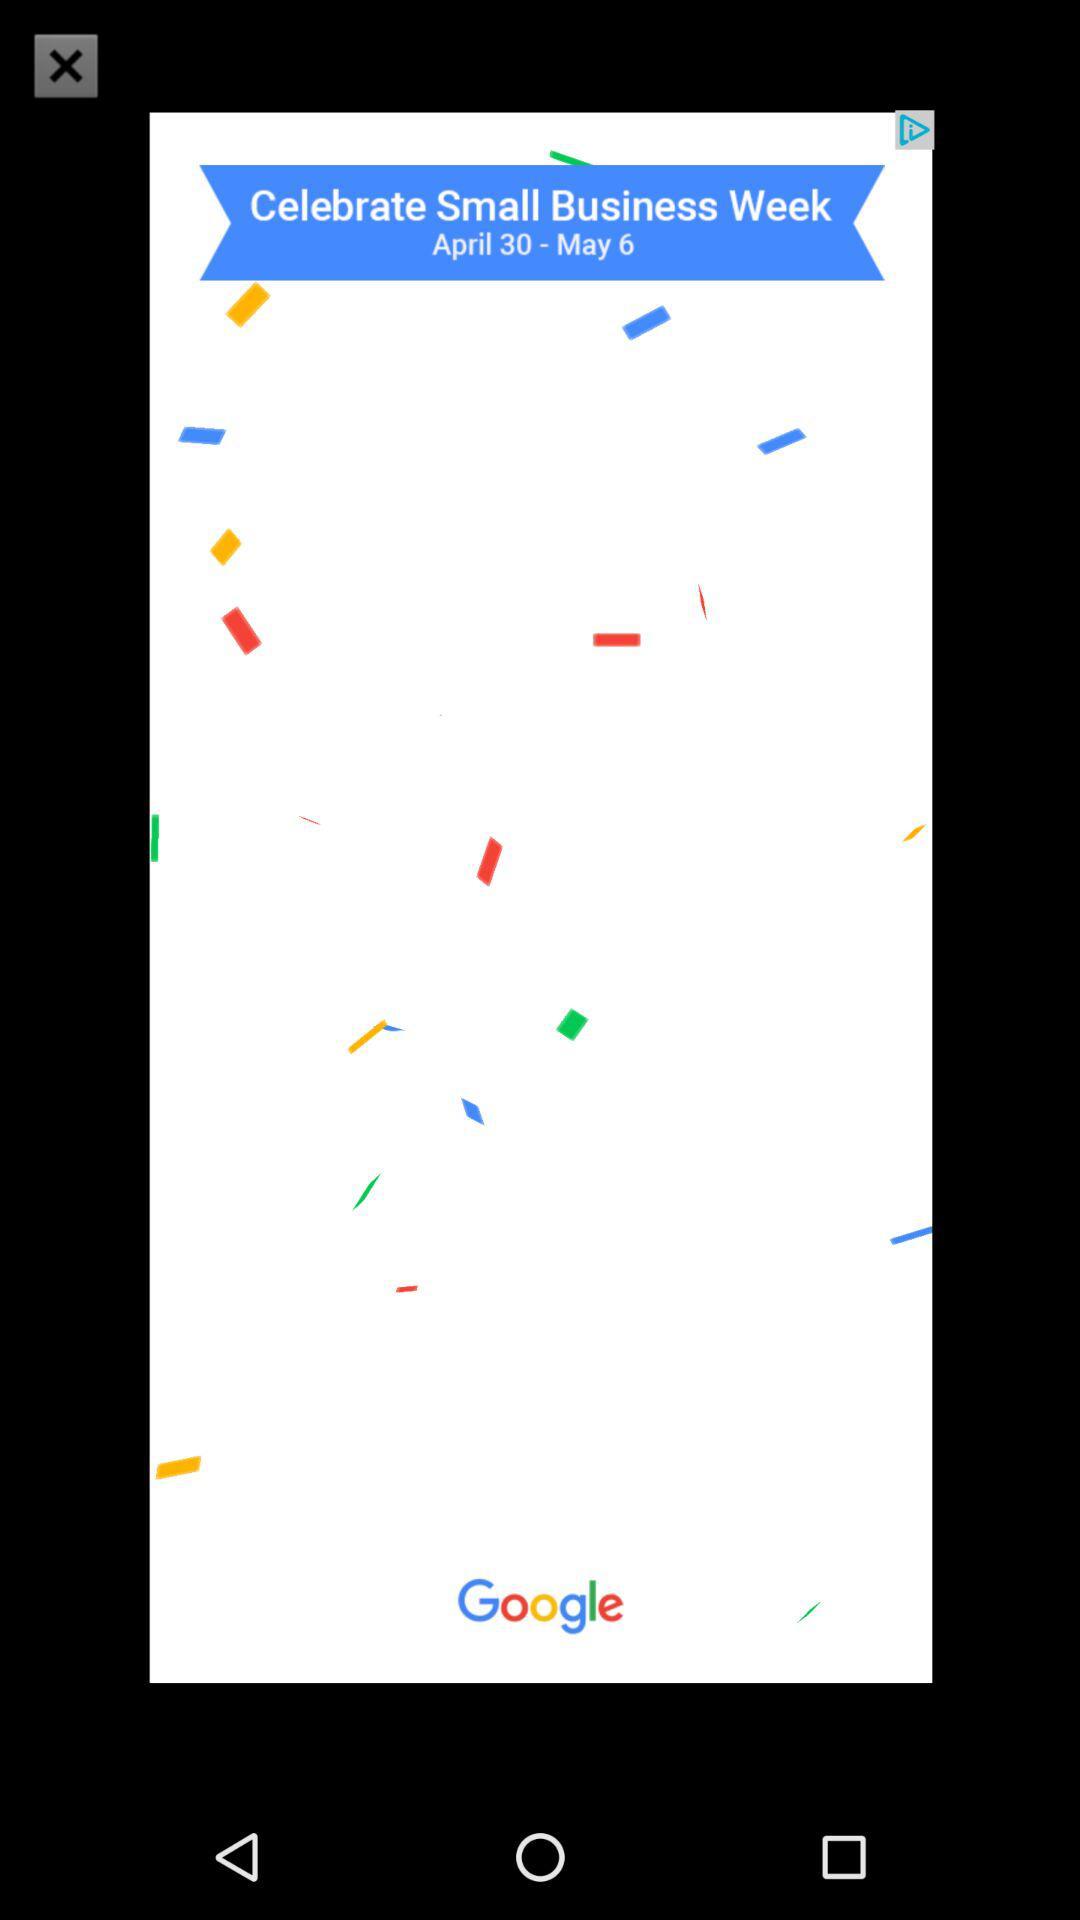 The width and height of the screenshot is (1080, 1920). Describe the element at coordinates (64, 70) in the screenshot. I see `the close icon` at that location.